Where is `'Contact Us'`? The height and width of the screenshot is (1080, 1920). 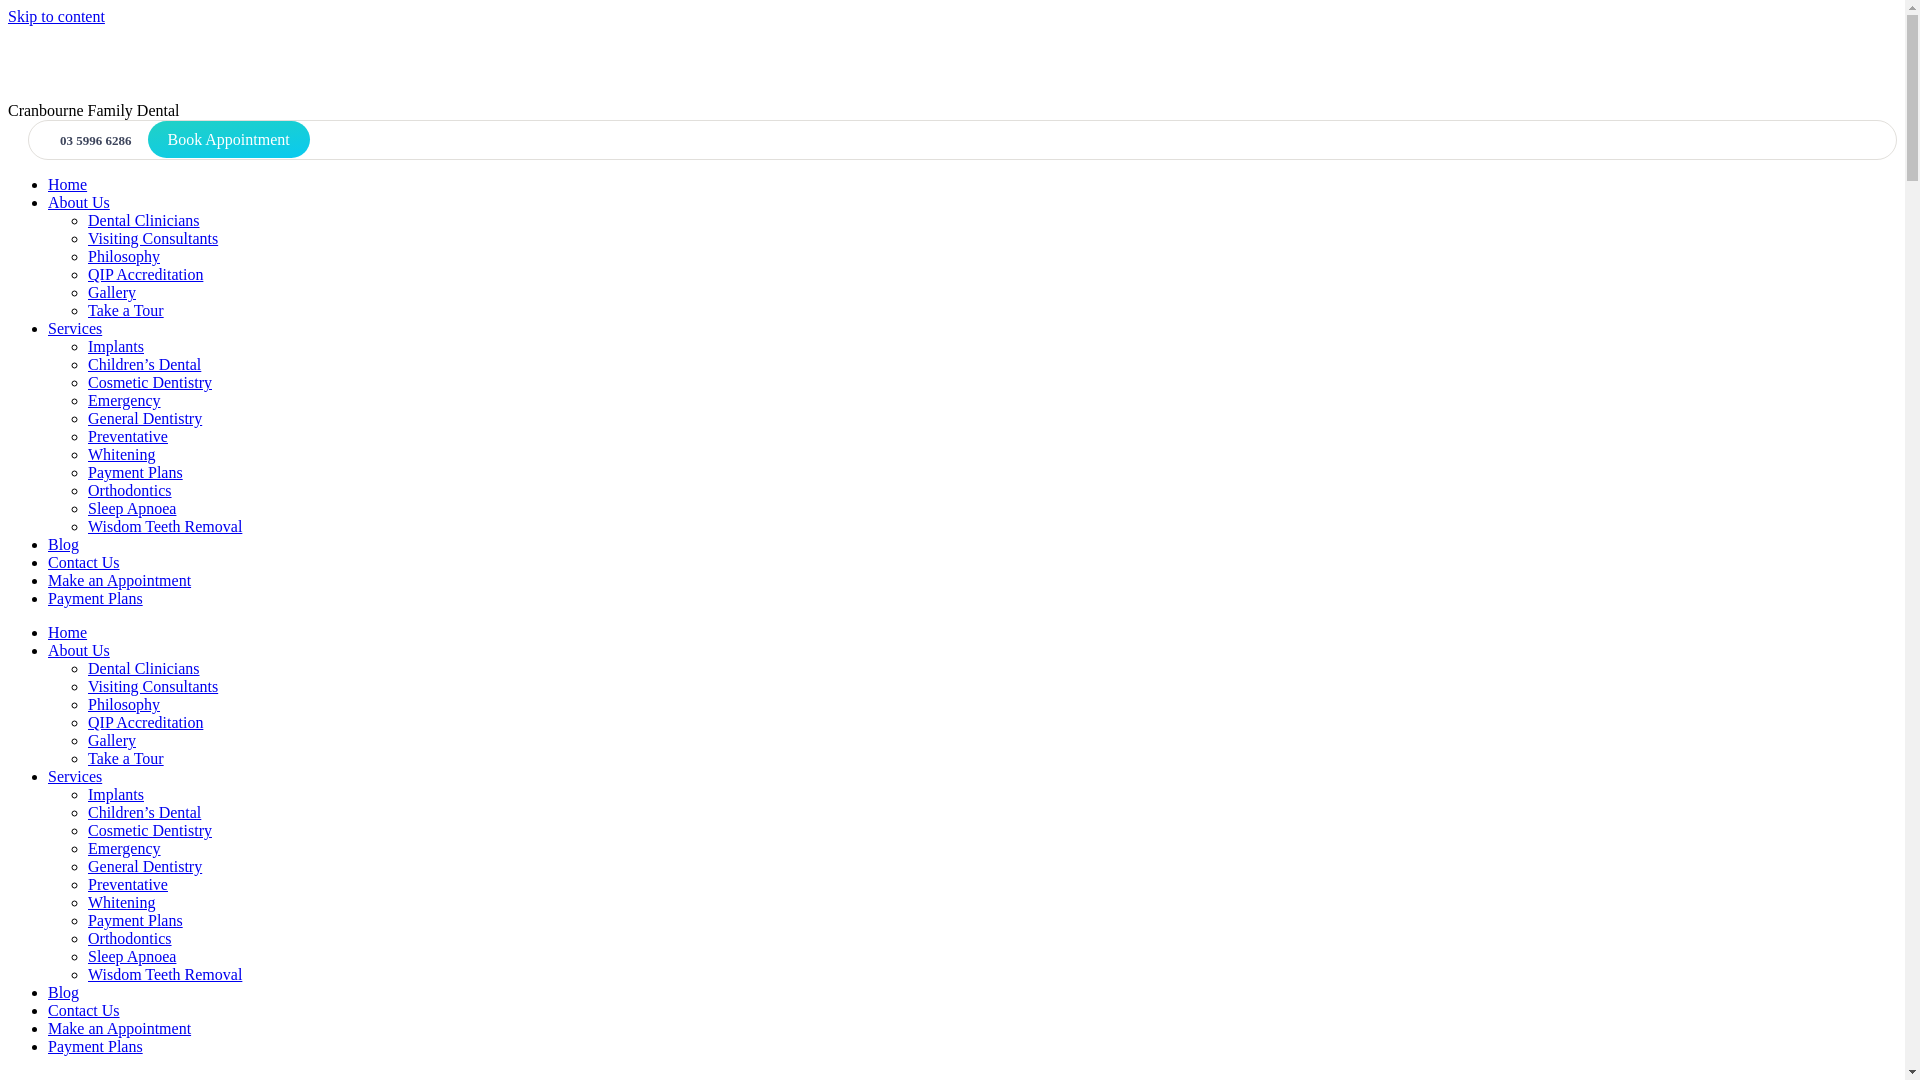
'Contact Us' is located at coordinates (48, 562).